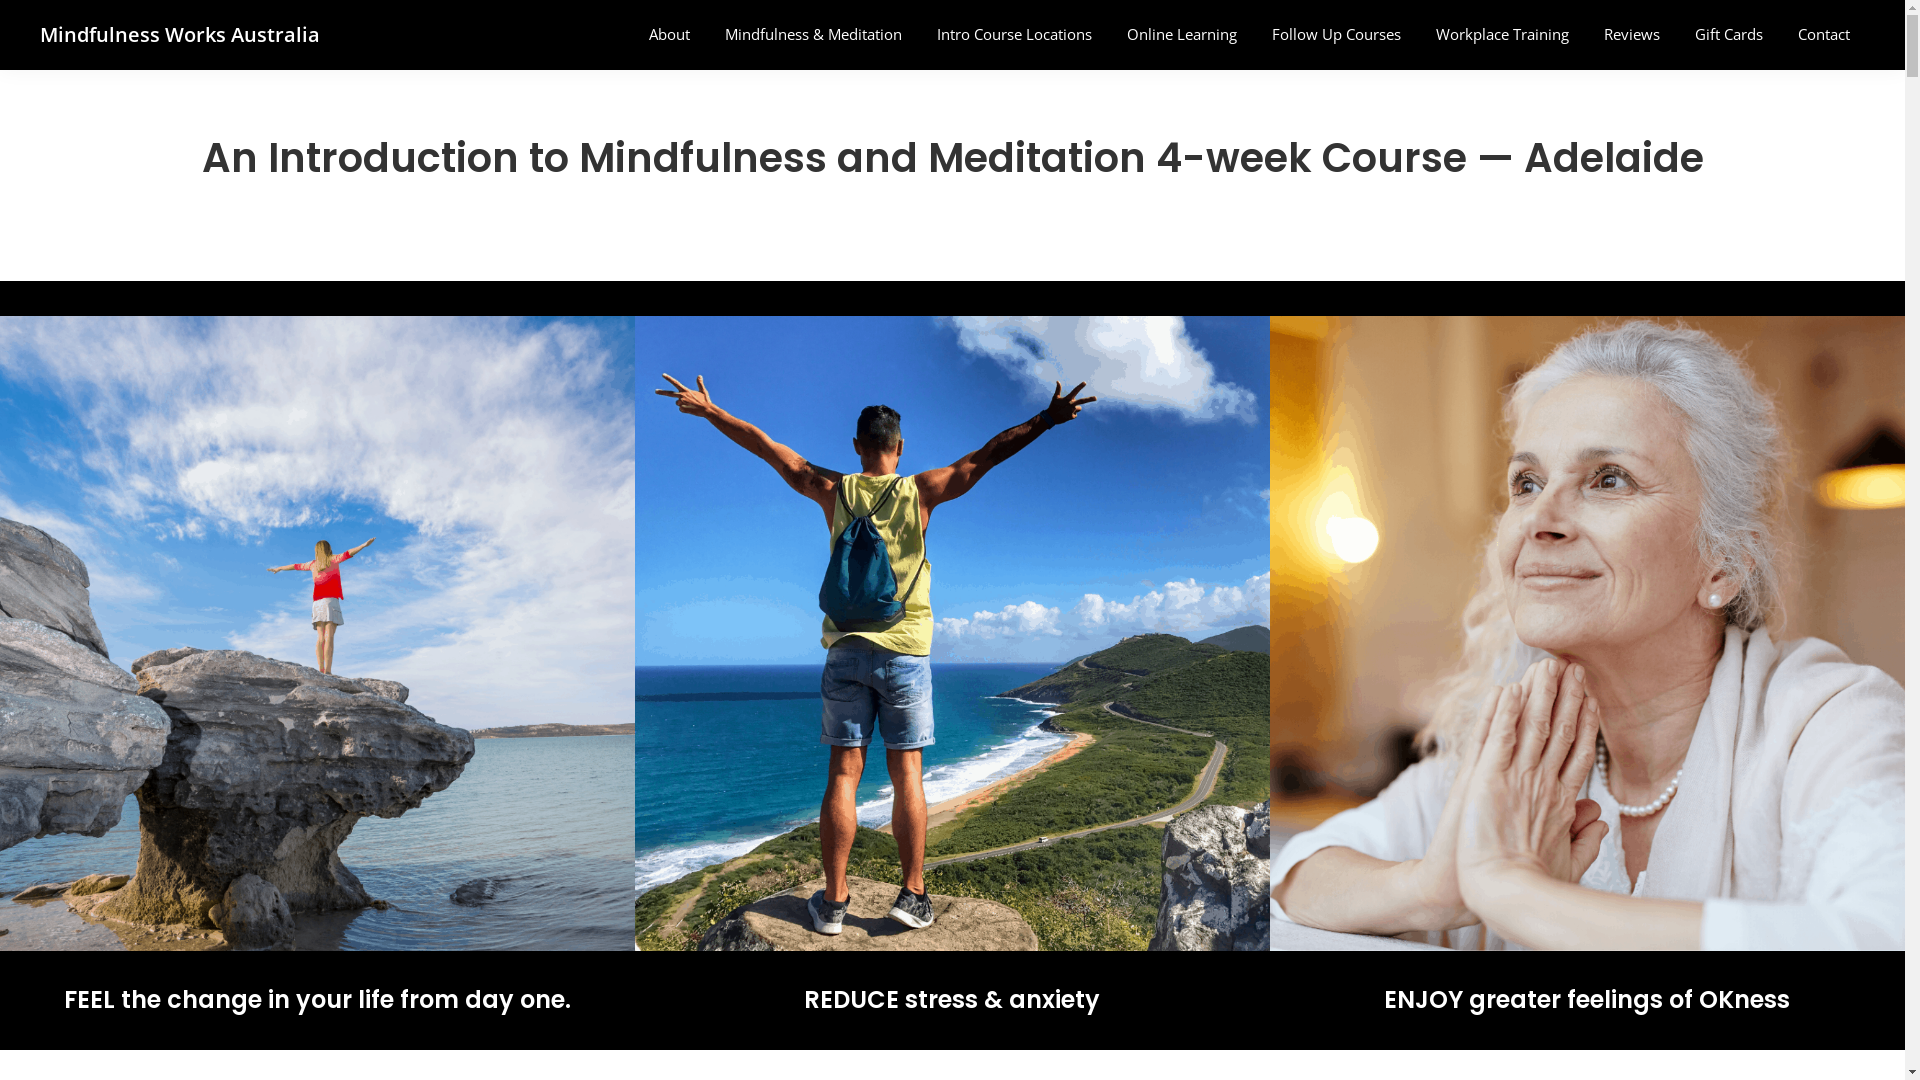  What do you see at coordinates (0, 0) in the screenshot?
I see `'Skip to primary navigation'` at bounding box center [0, 0].